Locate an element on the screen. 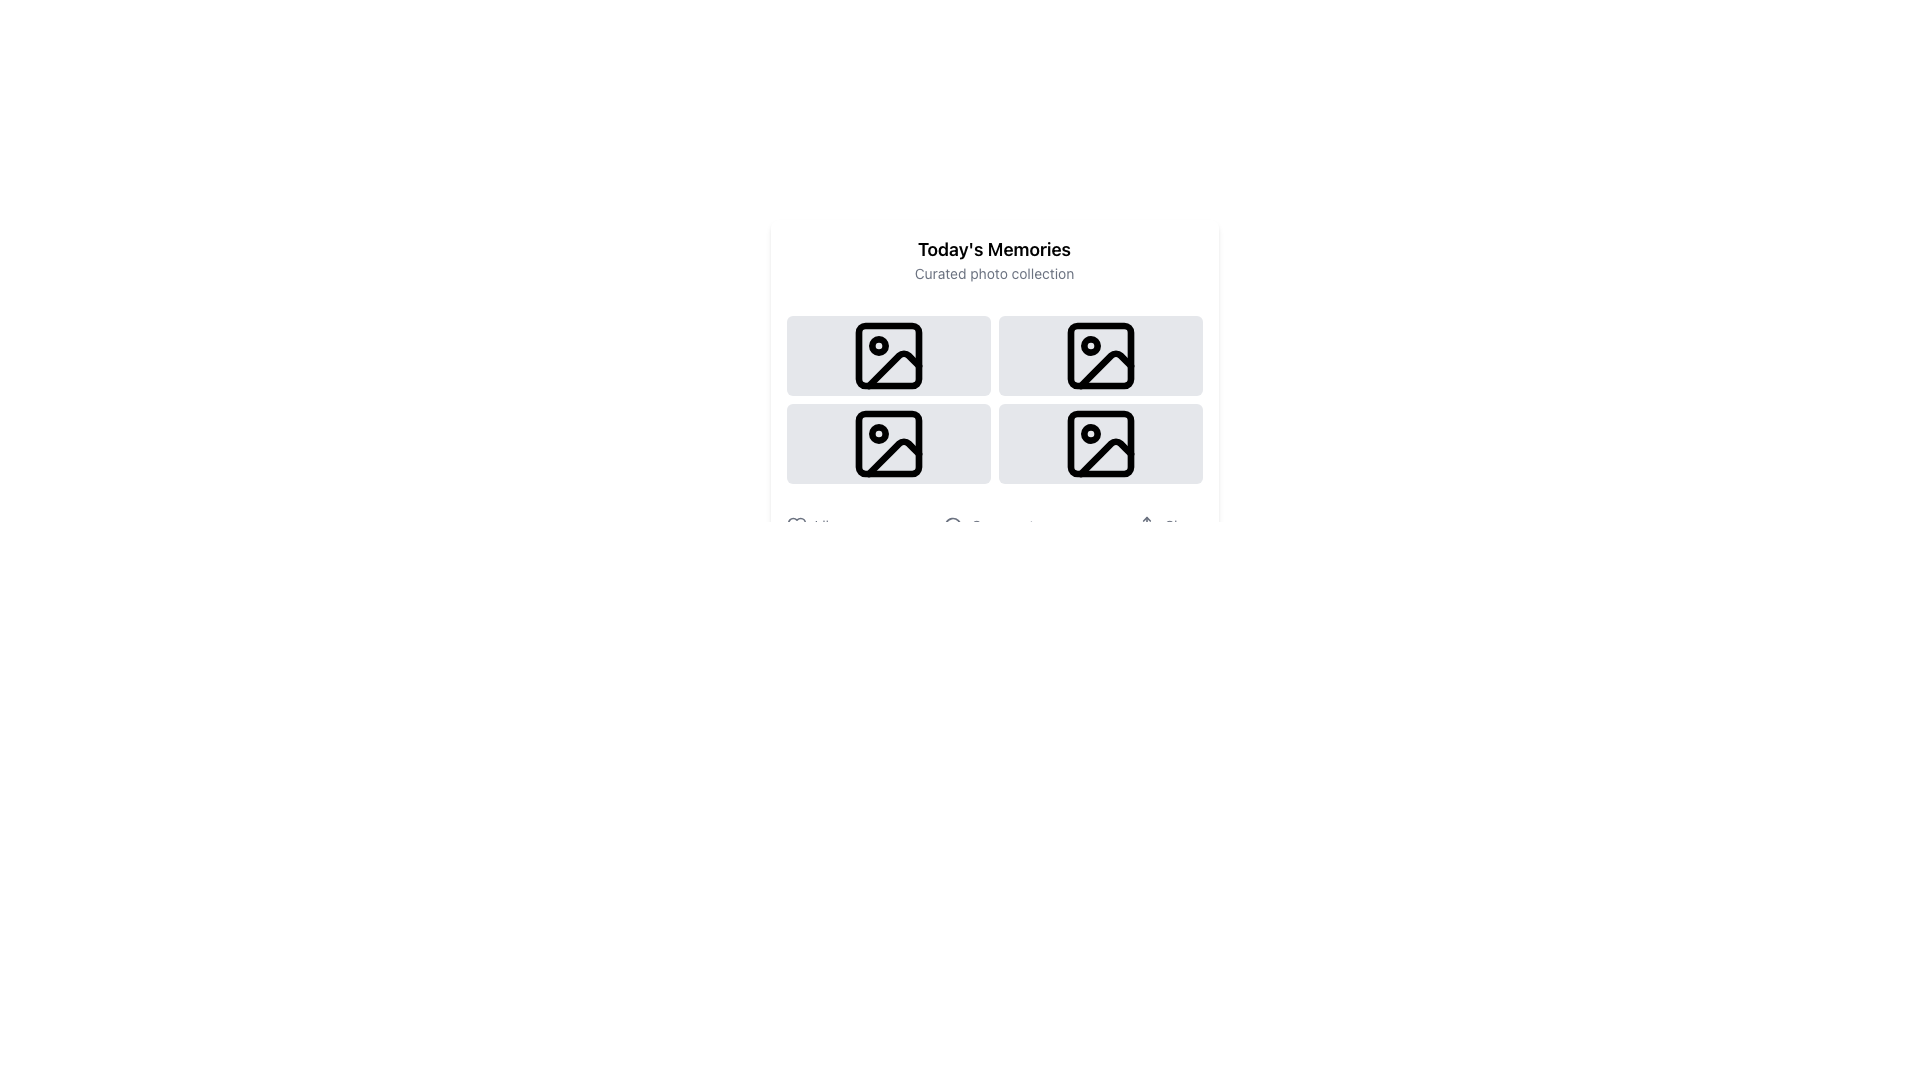 The height and width of the screenshot is (1080, 1920). the decorative graphical element inside the top-left icon of the grid of image placeholders is located at coordinates (878, 345).